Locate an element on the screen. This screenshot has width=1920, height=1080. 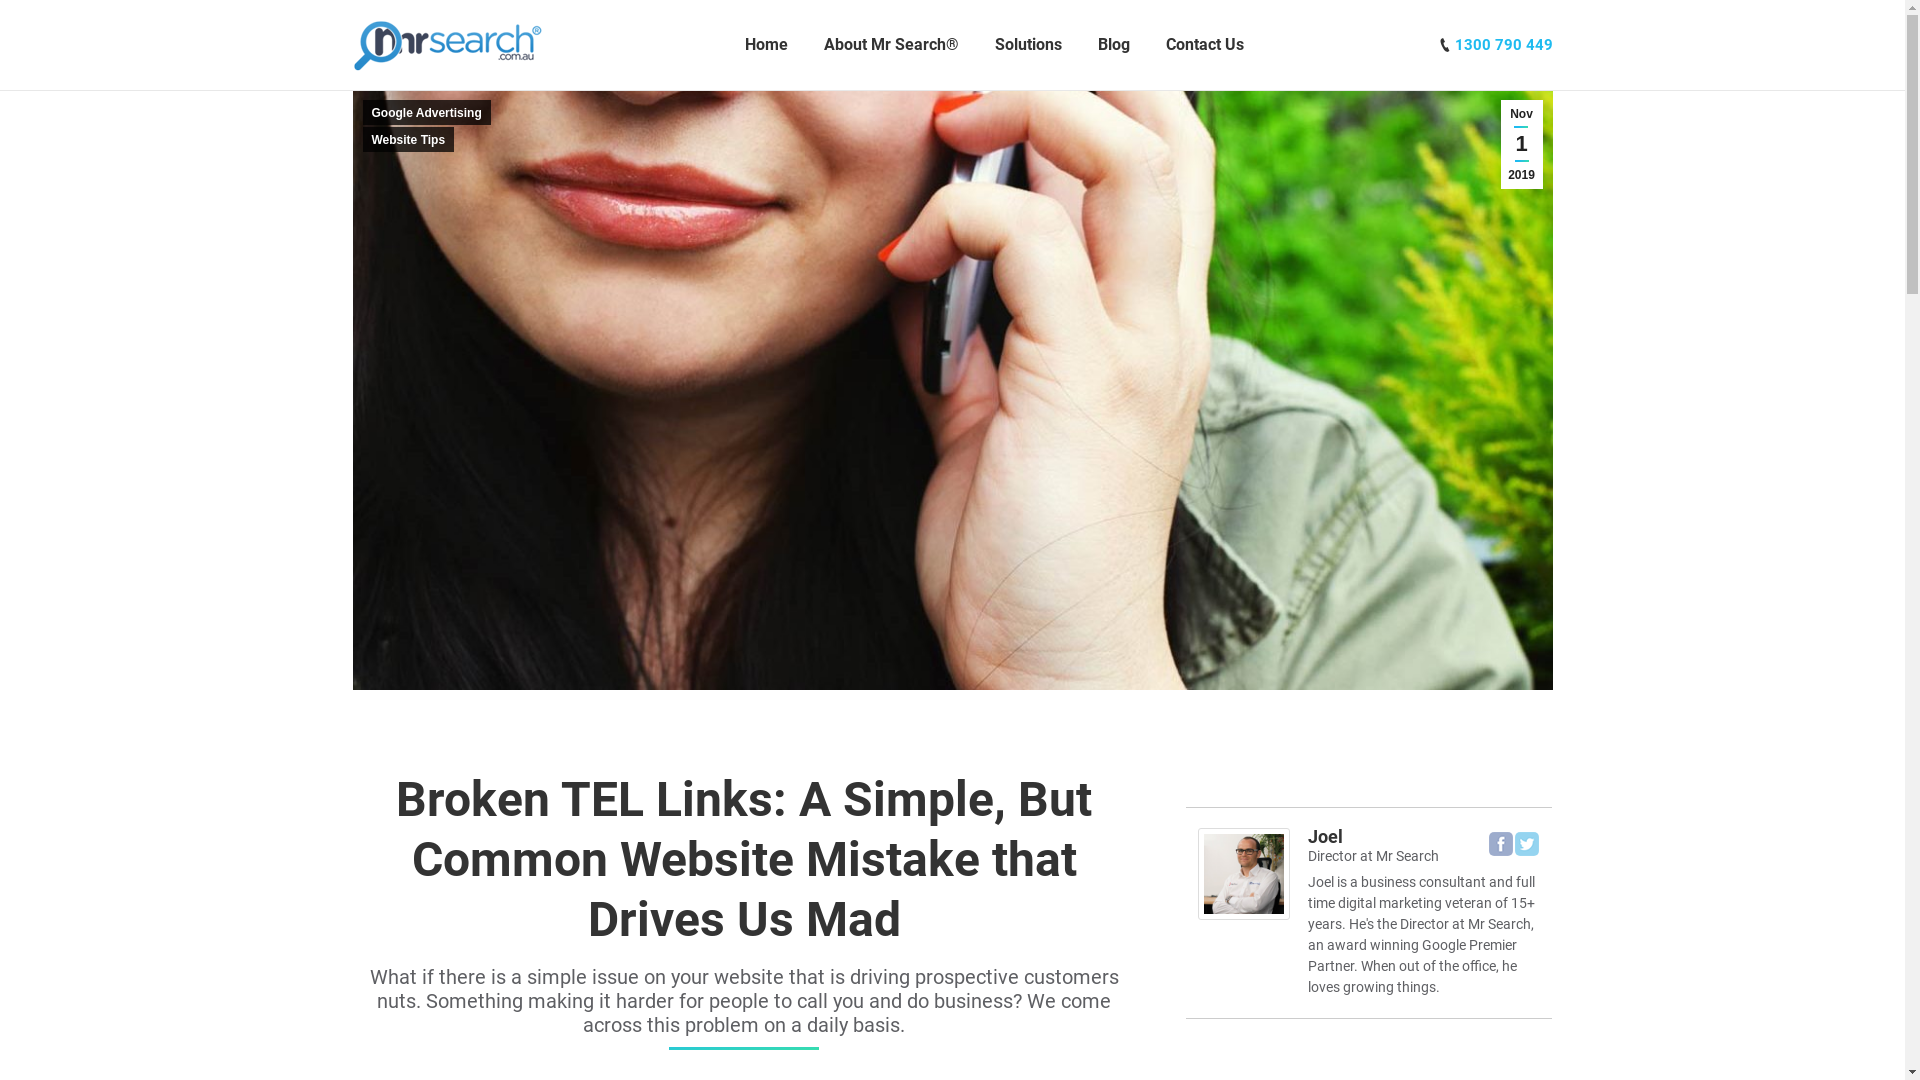
'Solutions' is located at coordinates (1028, 45).